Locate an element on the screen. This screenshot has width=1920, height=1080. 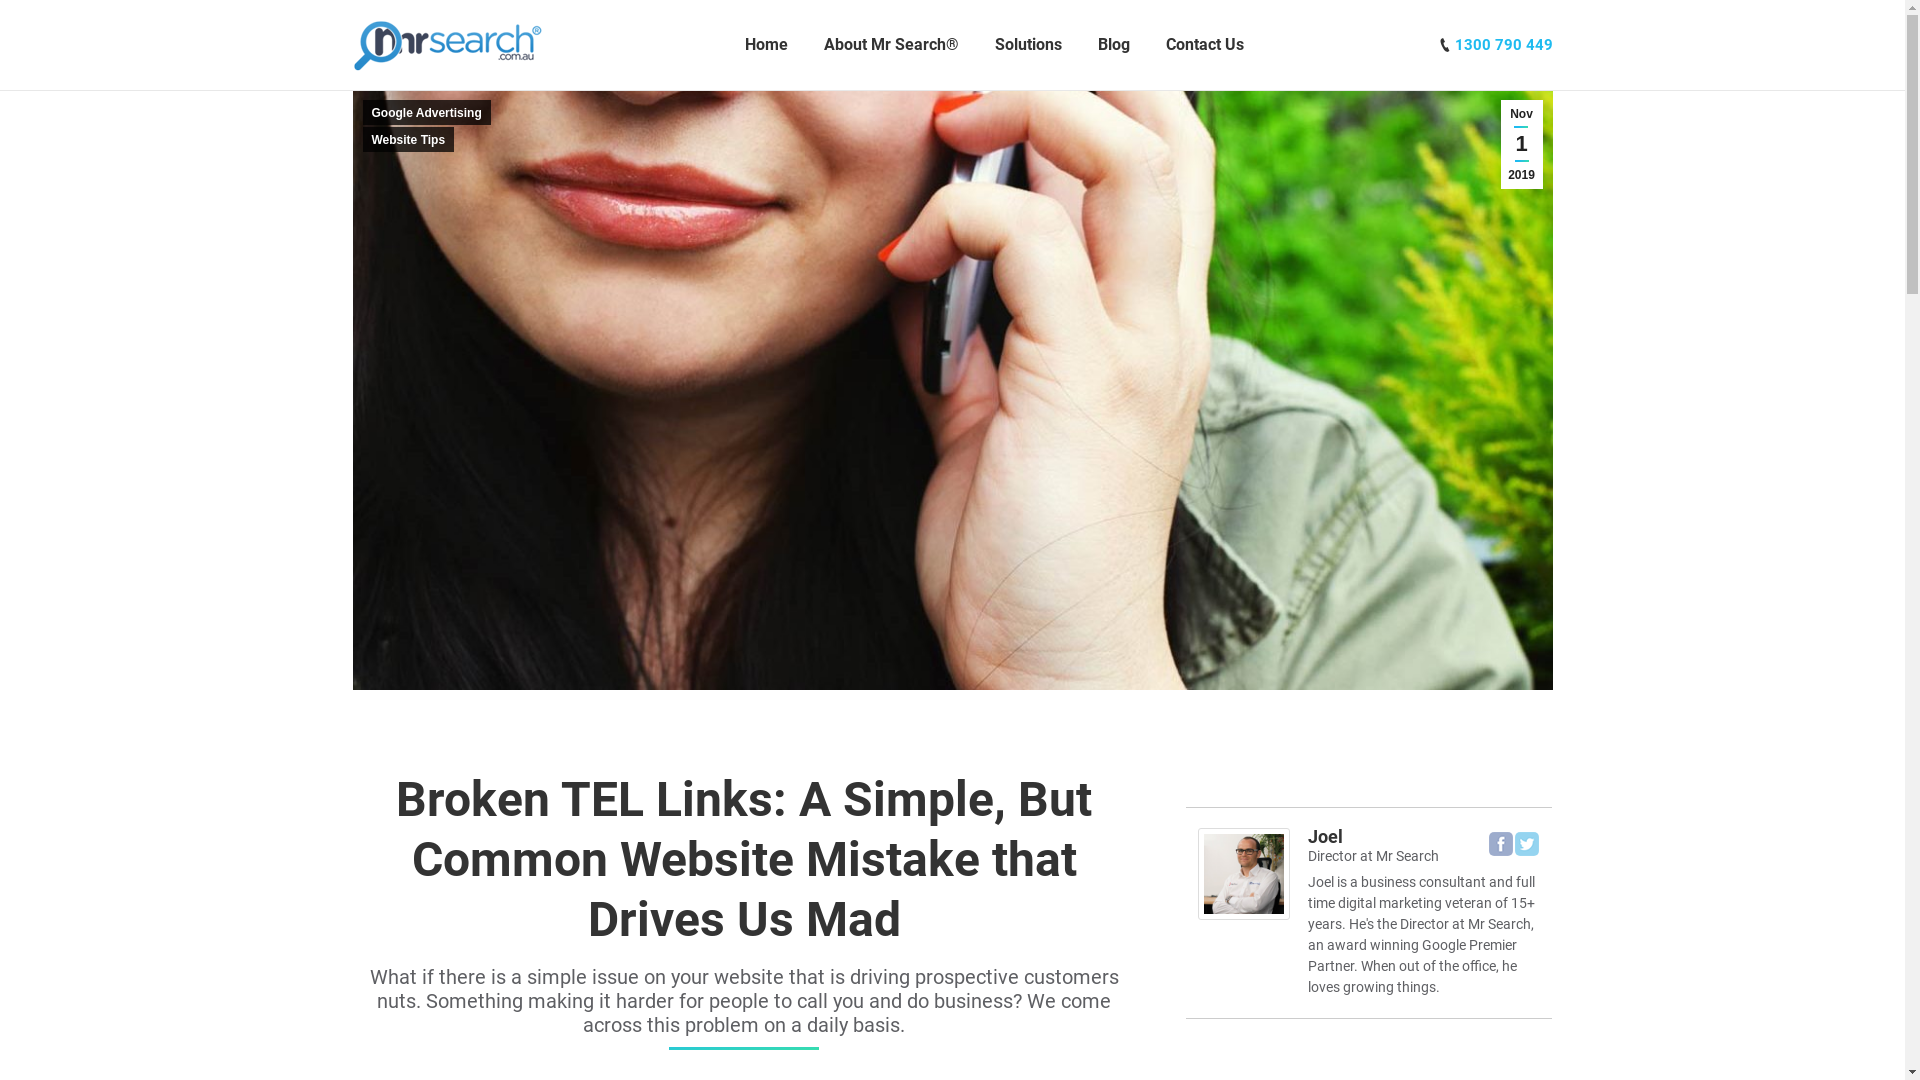
'Solutions' is located at coordinates (1028, 45).